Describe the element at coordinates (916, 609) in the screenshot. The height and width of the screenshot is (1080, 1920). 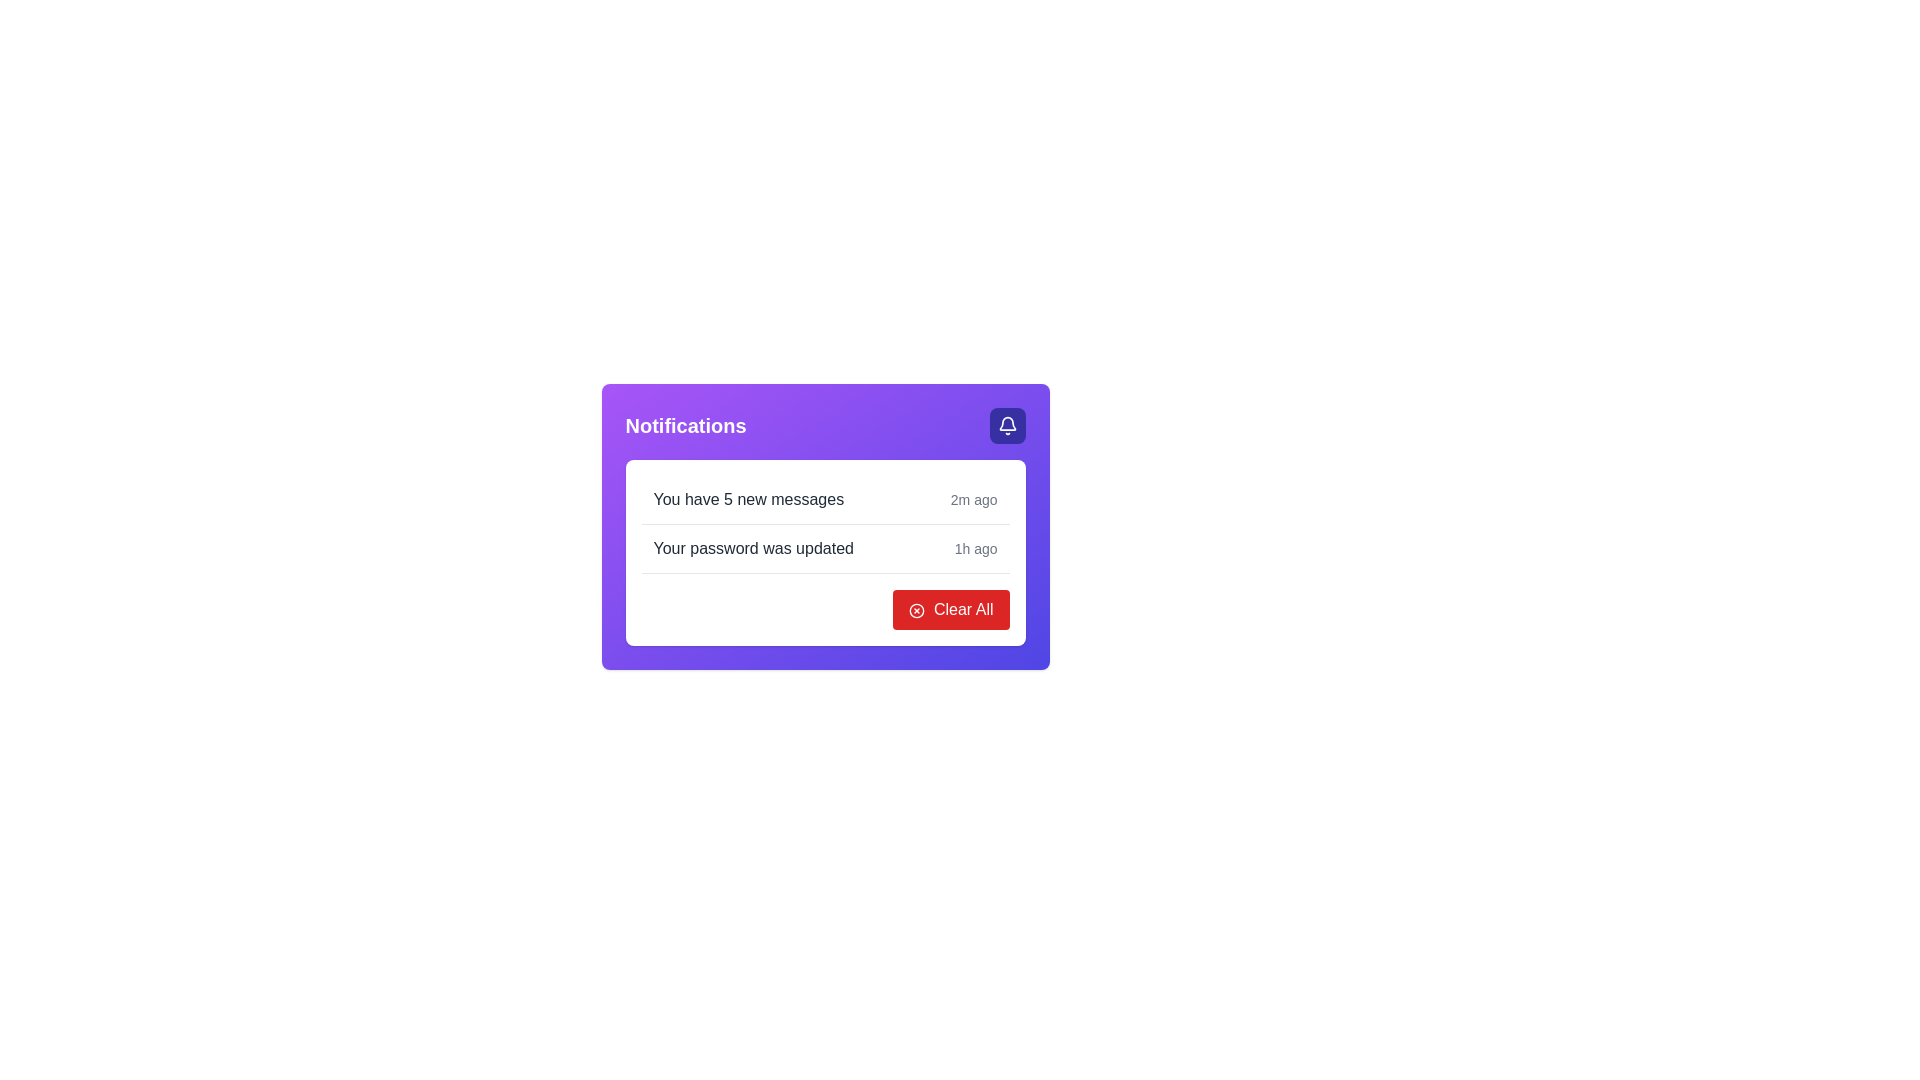
I see `the graphical icon located at the top-right corner of the notification card with a purple background` at that location.